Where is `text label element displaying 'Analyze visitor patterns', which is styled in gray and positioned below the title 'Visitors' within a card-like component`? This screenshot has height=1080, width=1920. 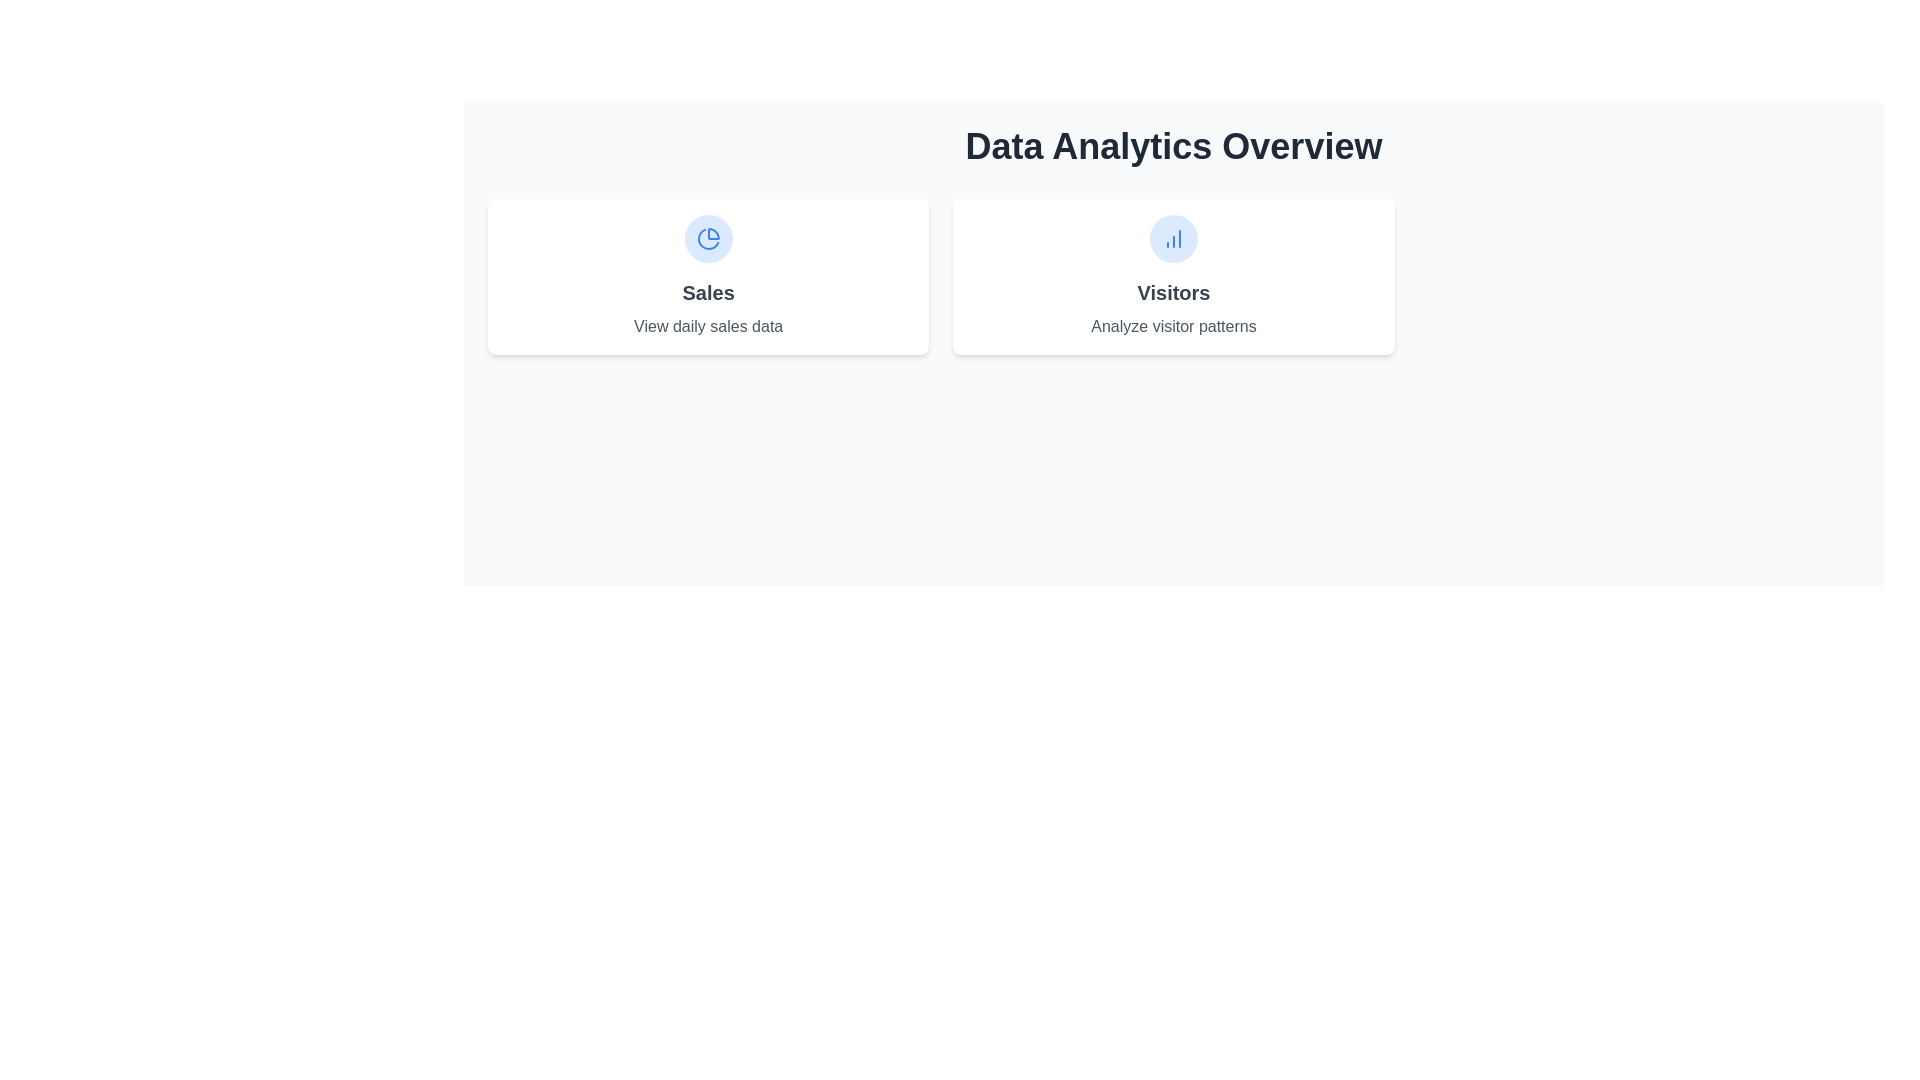
text label element displaying 'Analyze visitor patterns', which is styled in gray and positioned below the title 'Visitors' within a card-like component is located at coordinates (1174, 326).